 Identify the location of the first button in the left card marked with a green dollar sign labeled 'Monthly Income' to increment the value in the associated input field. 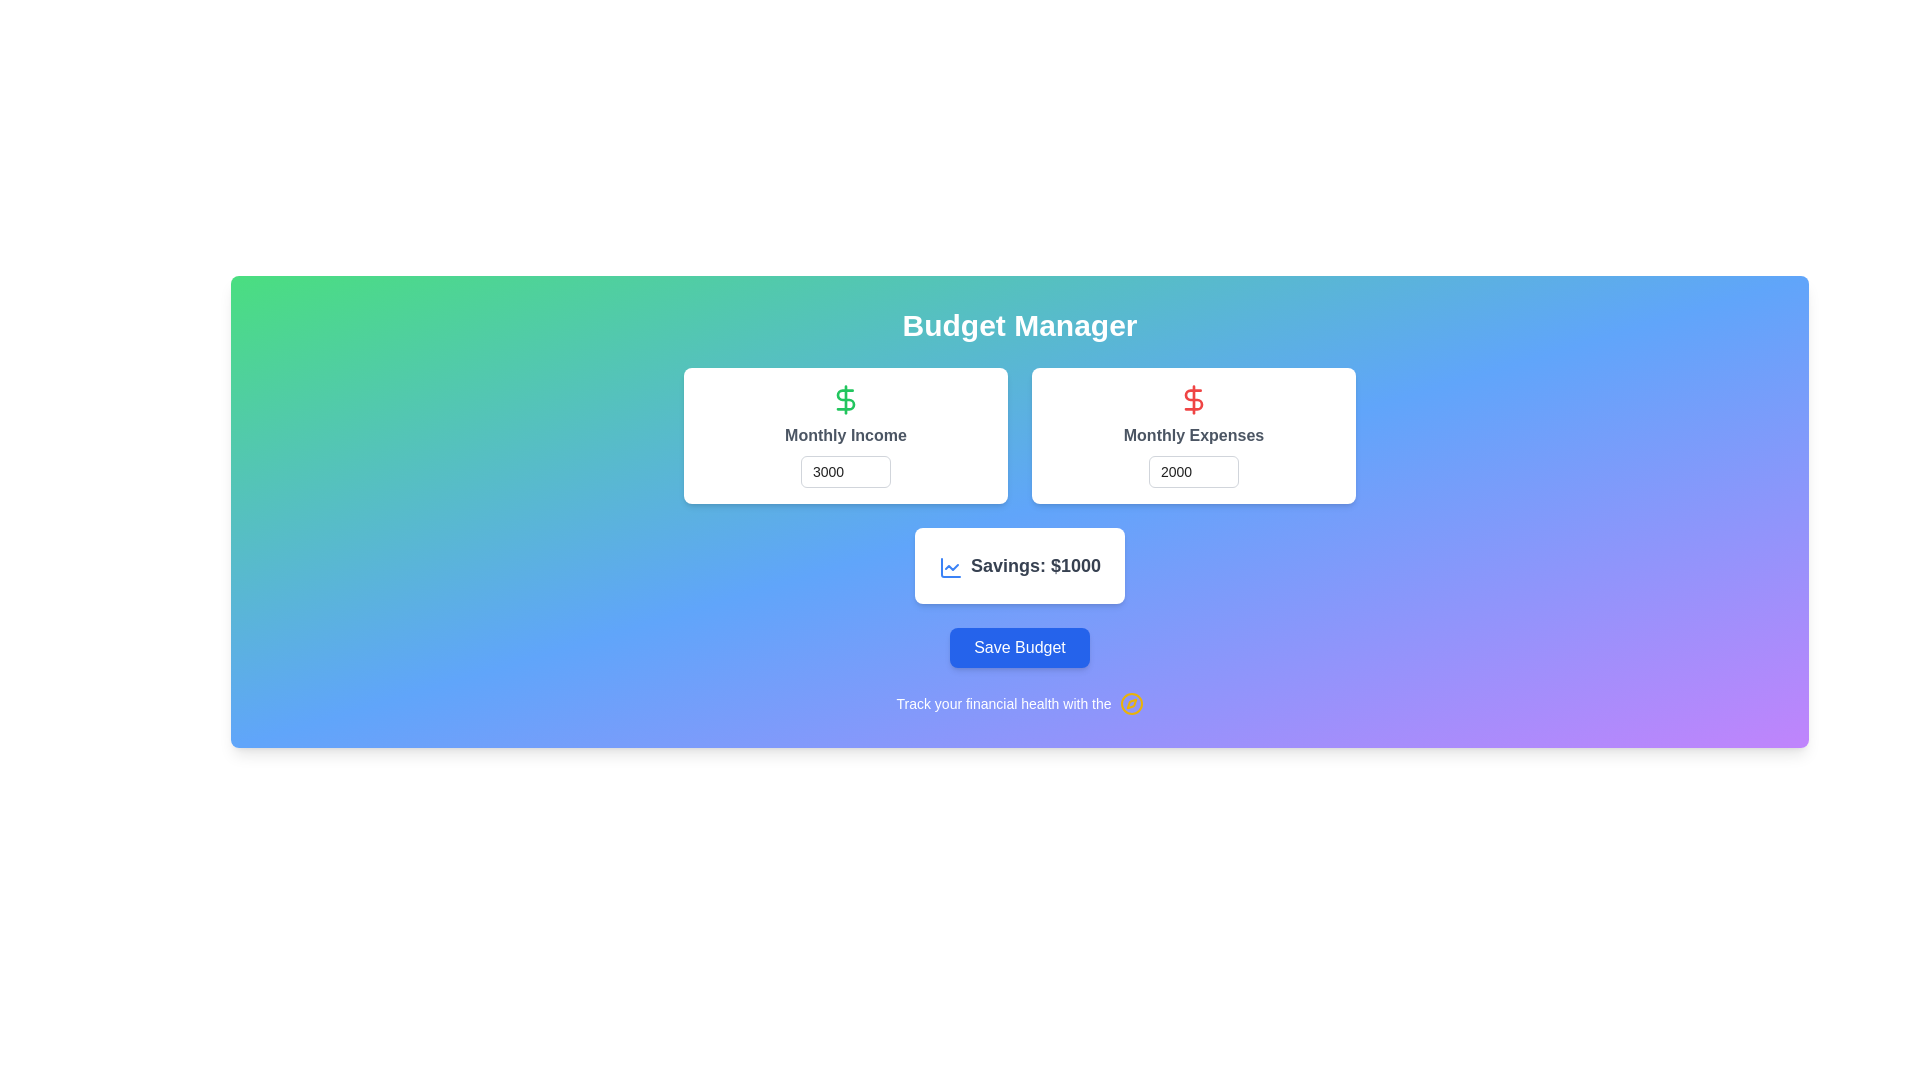
(889, 464).